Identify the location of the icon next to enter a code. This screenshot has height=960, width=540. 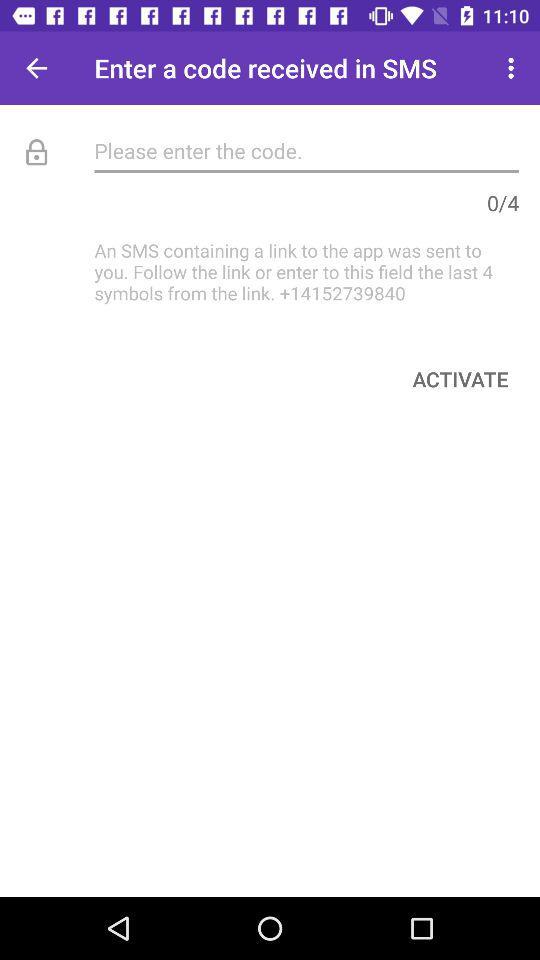
(36, 68).